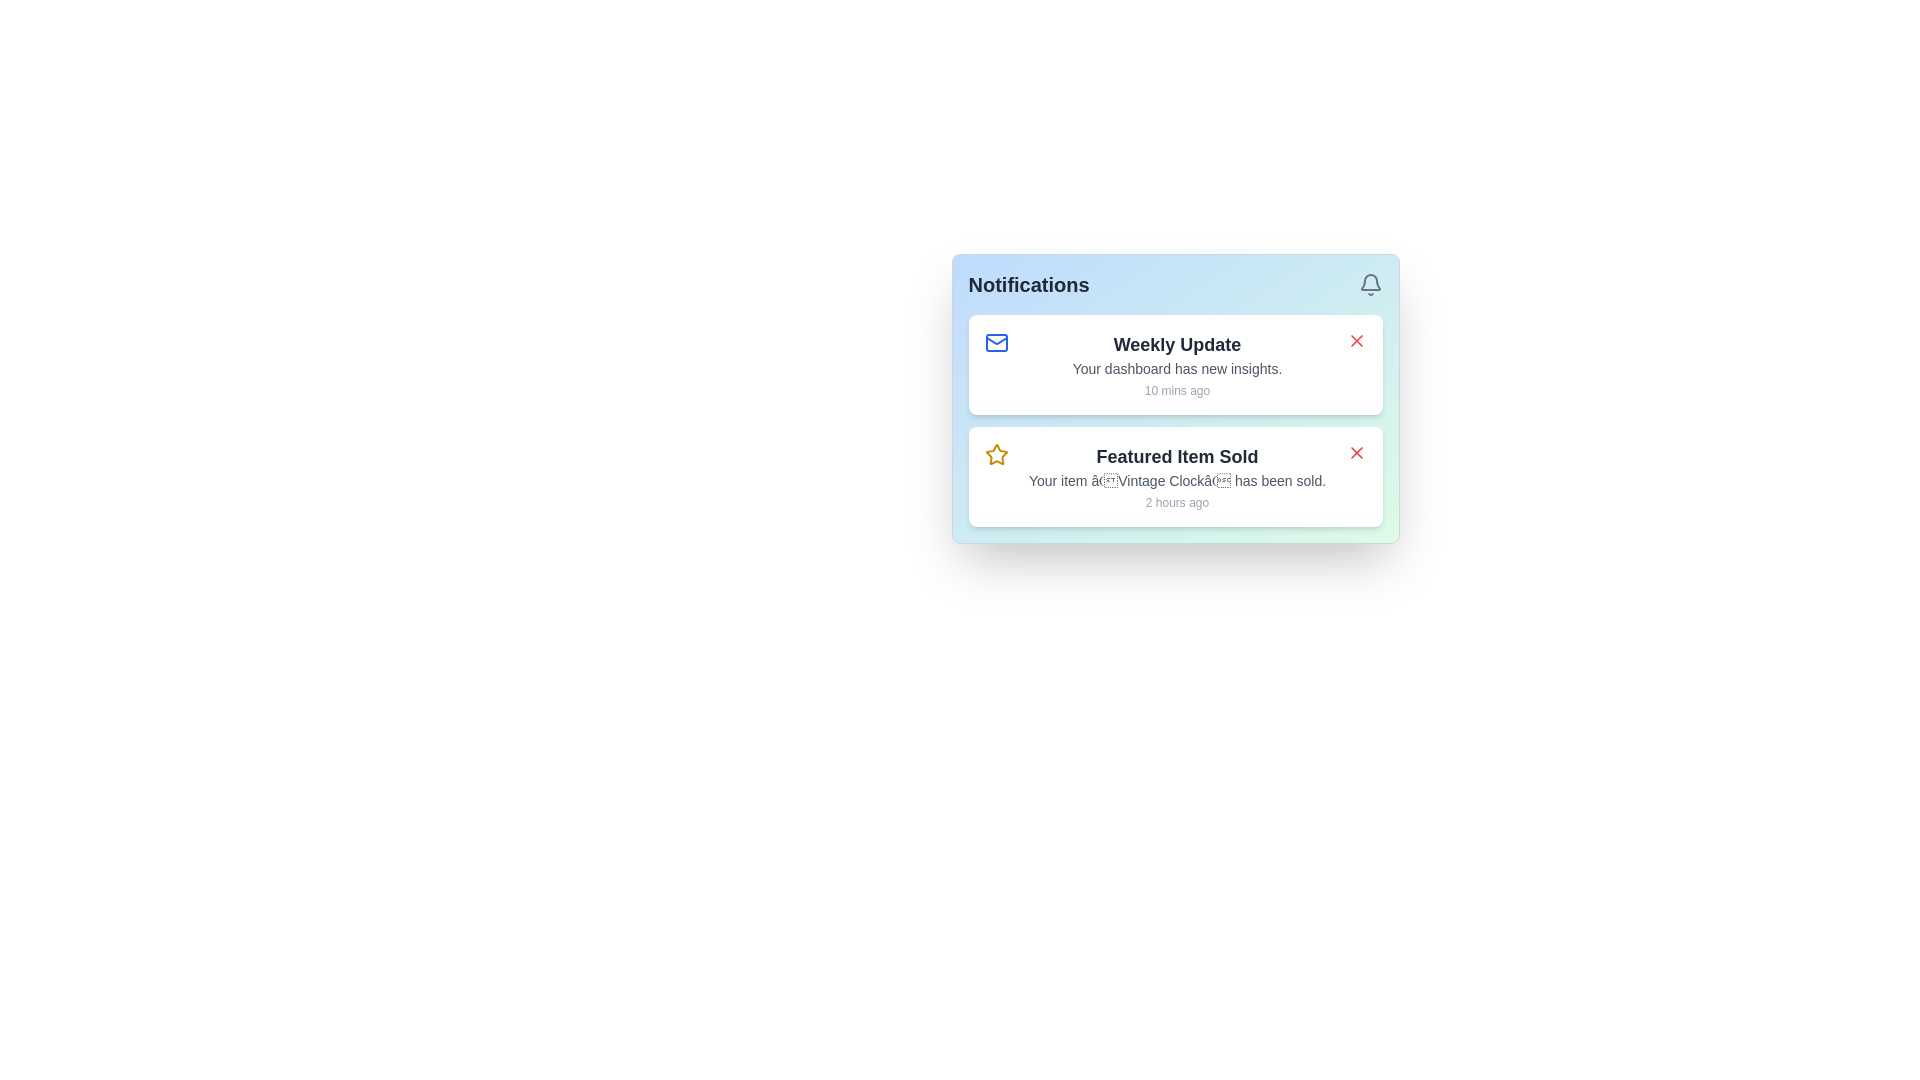  What do you see at coordinates (996, 455) in the screenshot?
I see `the star icon located at the top-left corner of the notification card, next to the title 'Featured Item Sold.'` at bounding box center [996, 455].